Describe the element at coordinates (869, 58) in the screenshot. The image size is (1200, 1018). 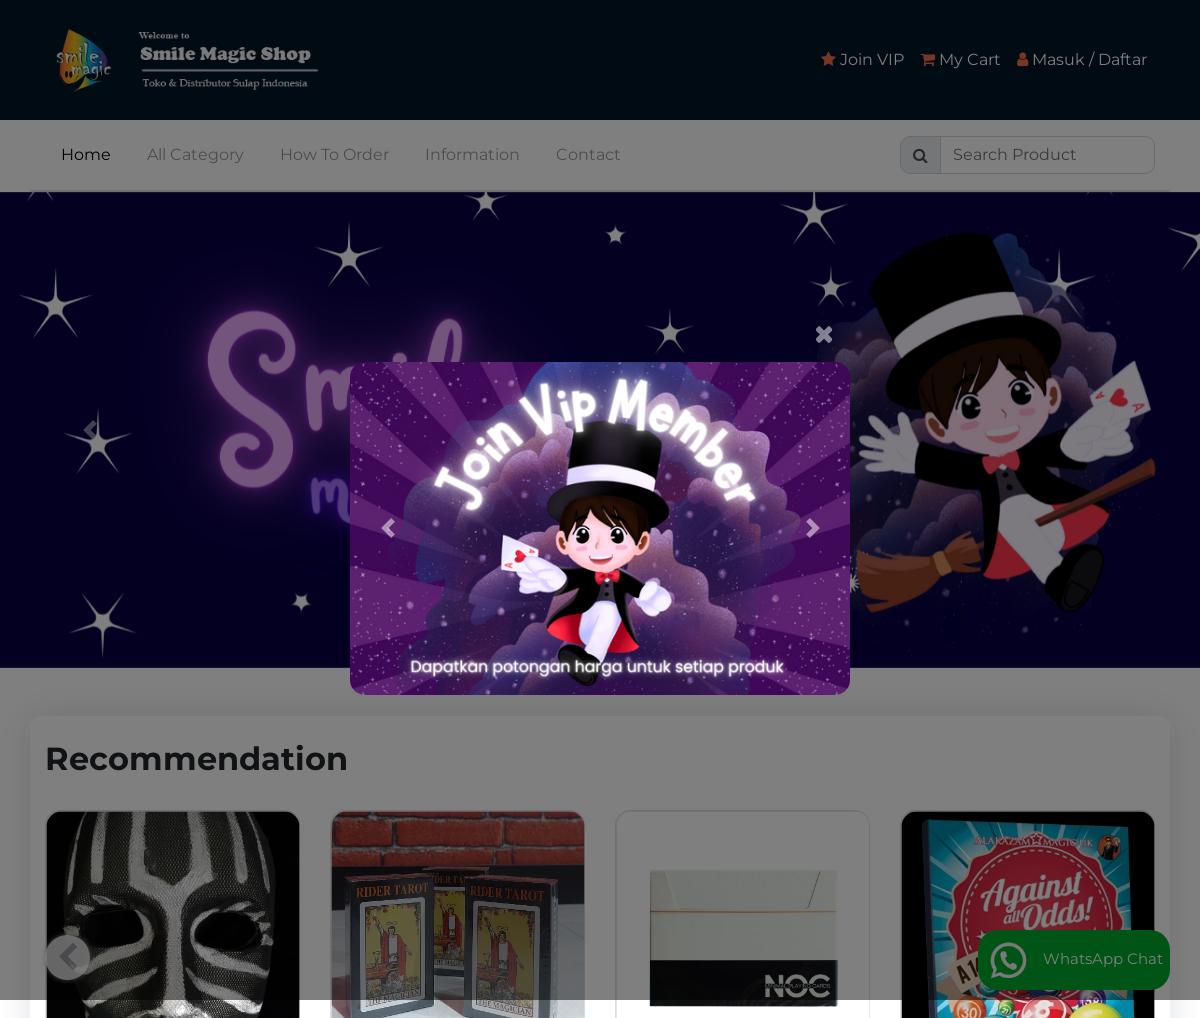
I see `'Join VIP'` at that location.